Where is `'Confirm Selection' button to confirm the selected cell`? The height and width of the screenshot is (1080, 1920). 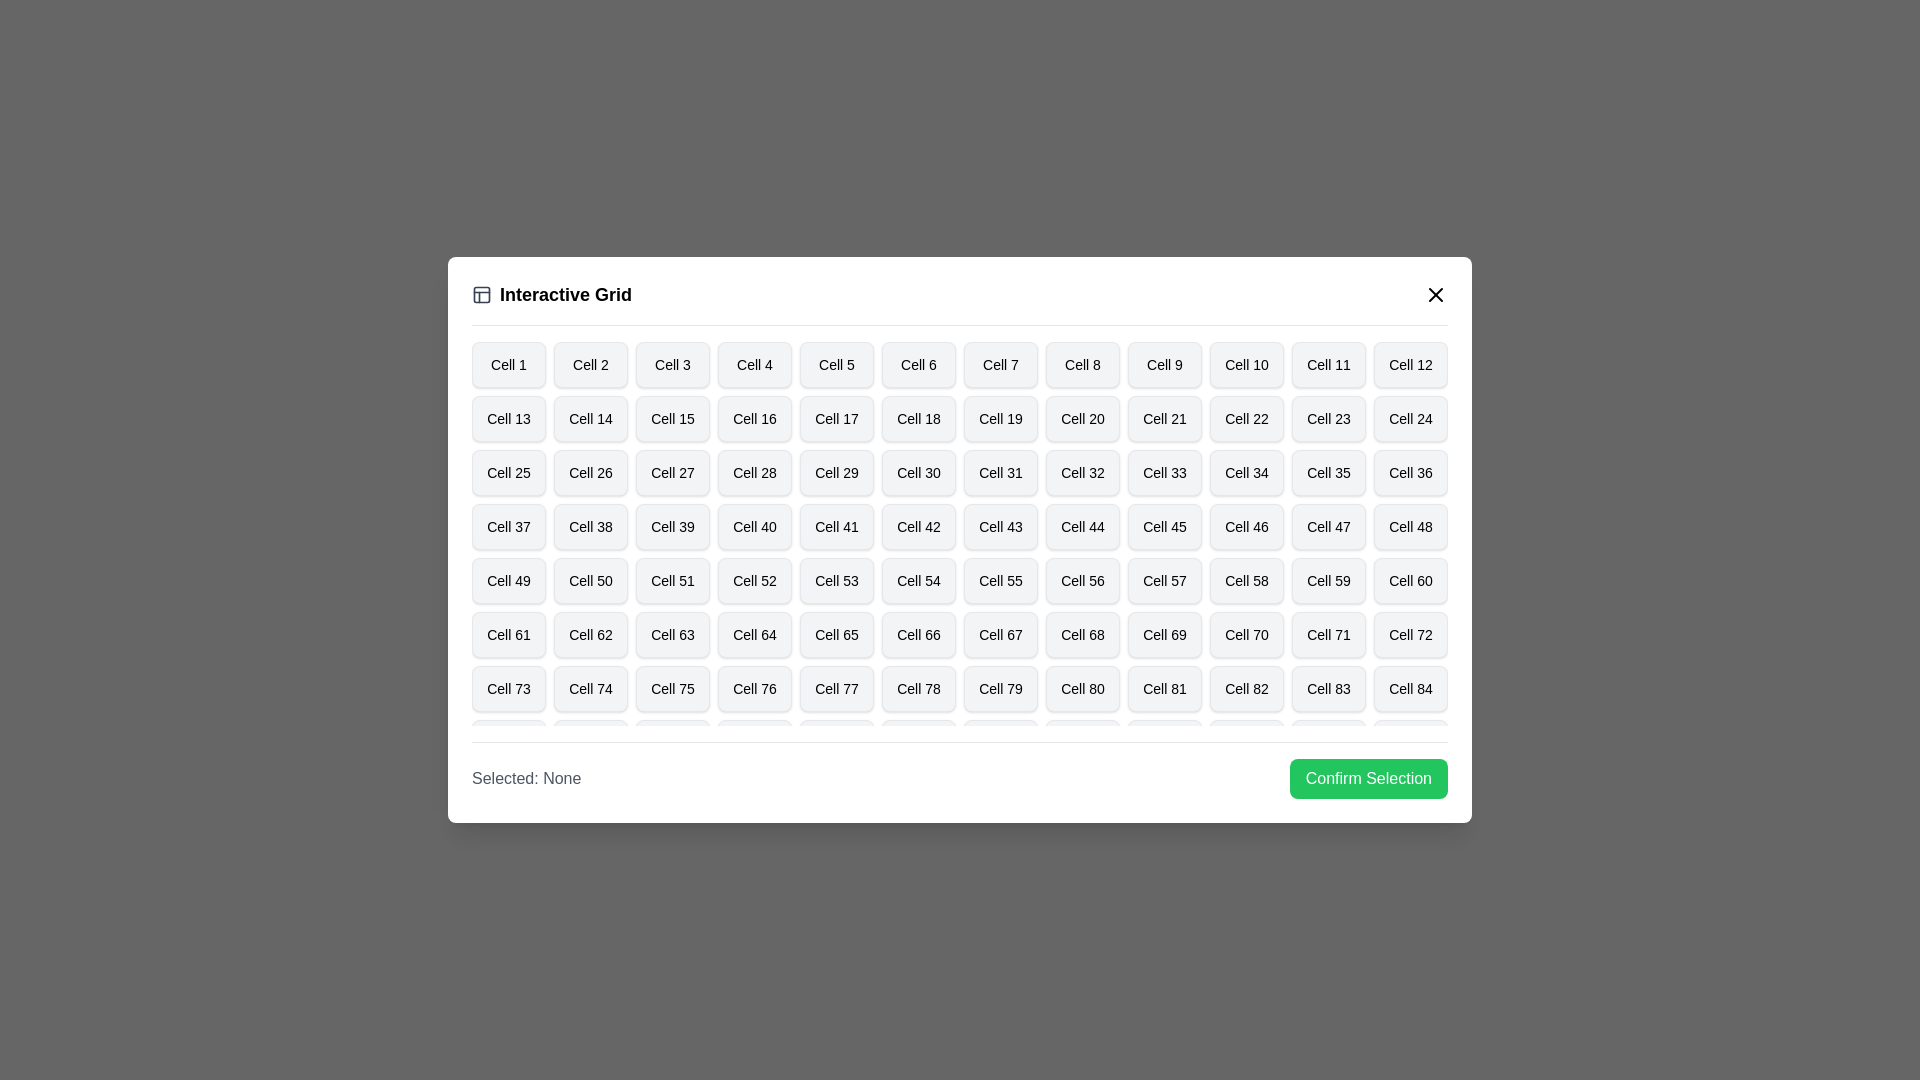
'Confirm Selection' button to confirm the selected cell is located at coordinates (1367, 778).